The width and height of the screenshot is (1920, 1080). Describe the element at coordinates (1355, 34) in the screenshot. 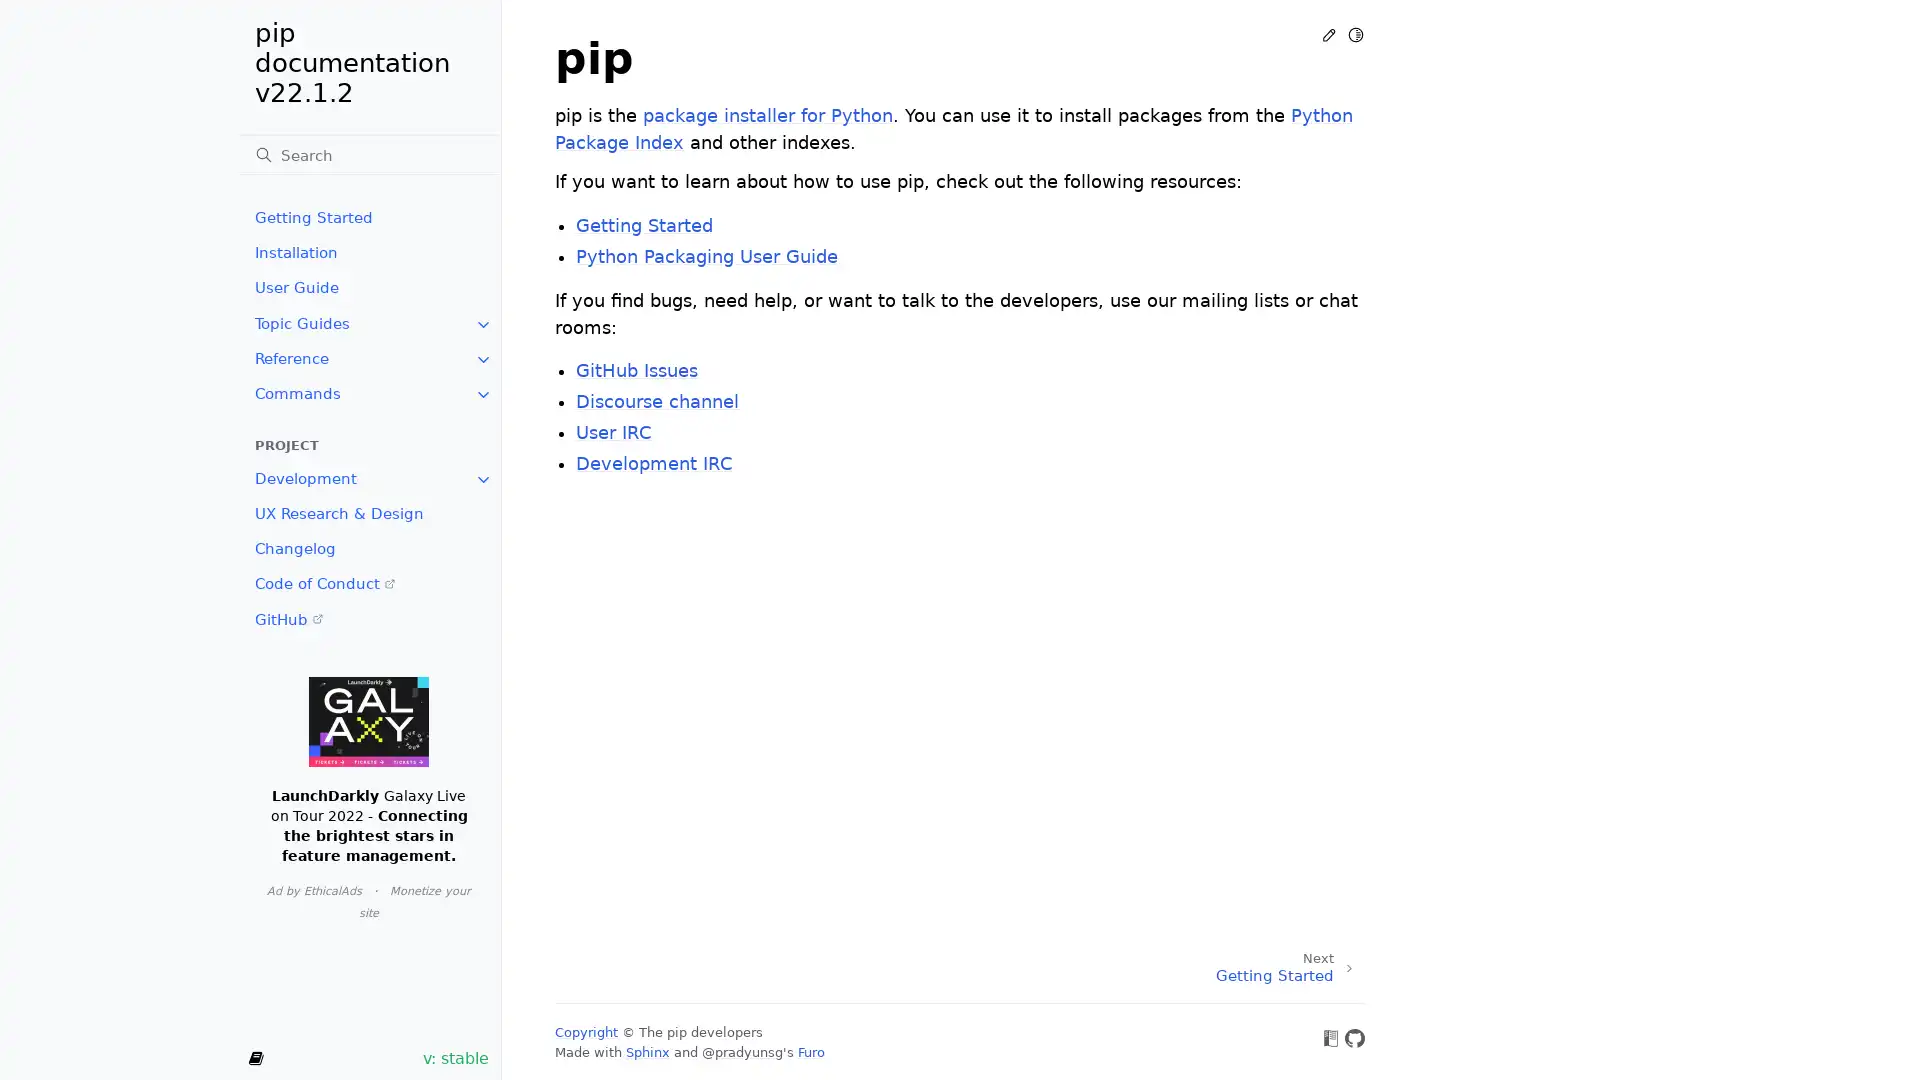

I see `Toggle Light / Dark / Auto color theme` at that location.